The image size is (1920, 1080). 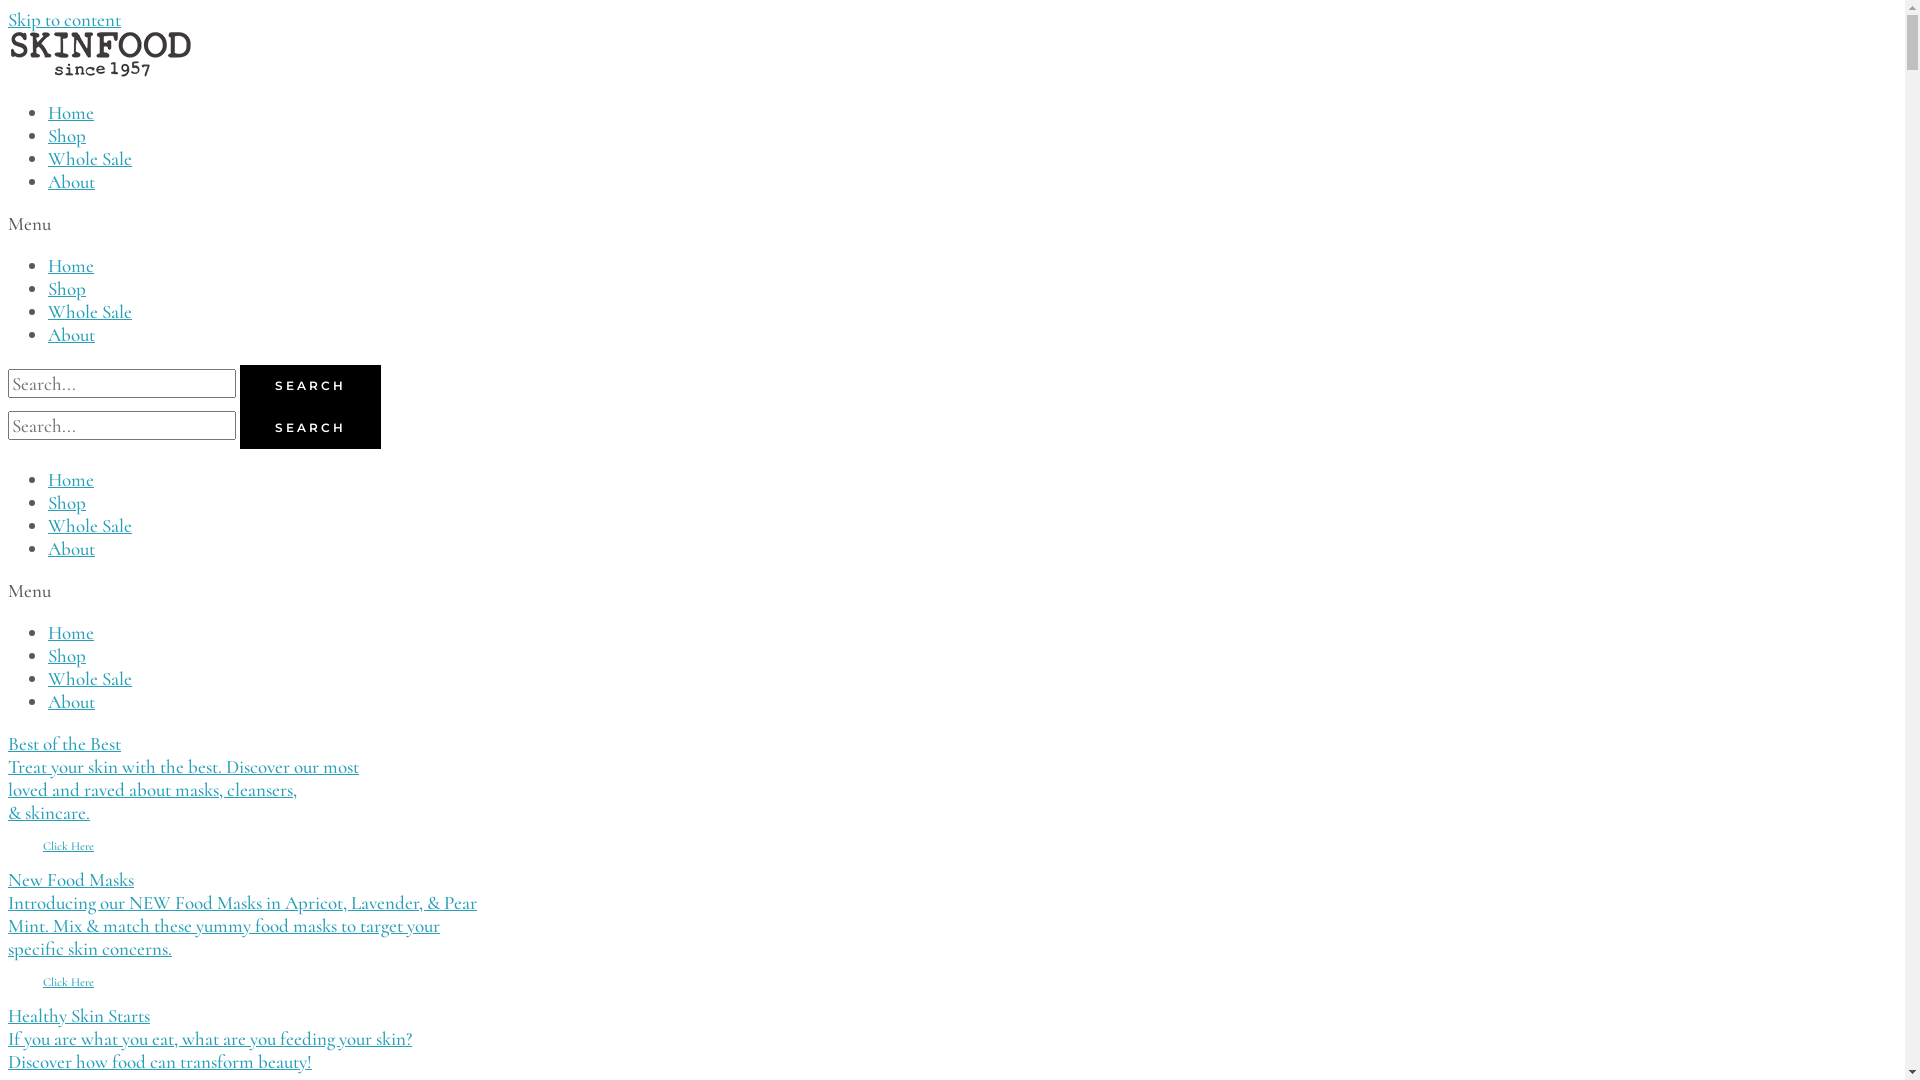 What do you see at coordinates (71, 264) in the screenshot?
I see `'Home'` at bounding box center [71, 264].